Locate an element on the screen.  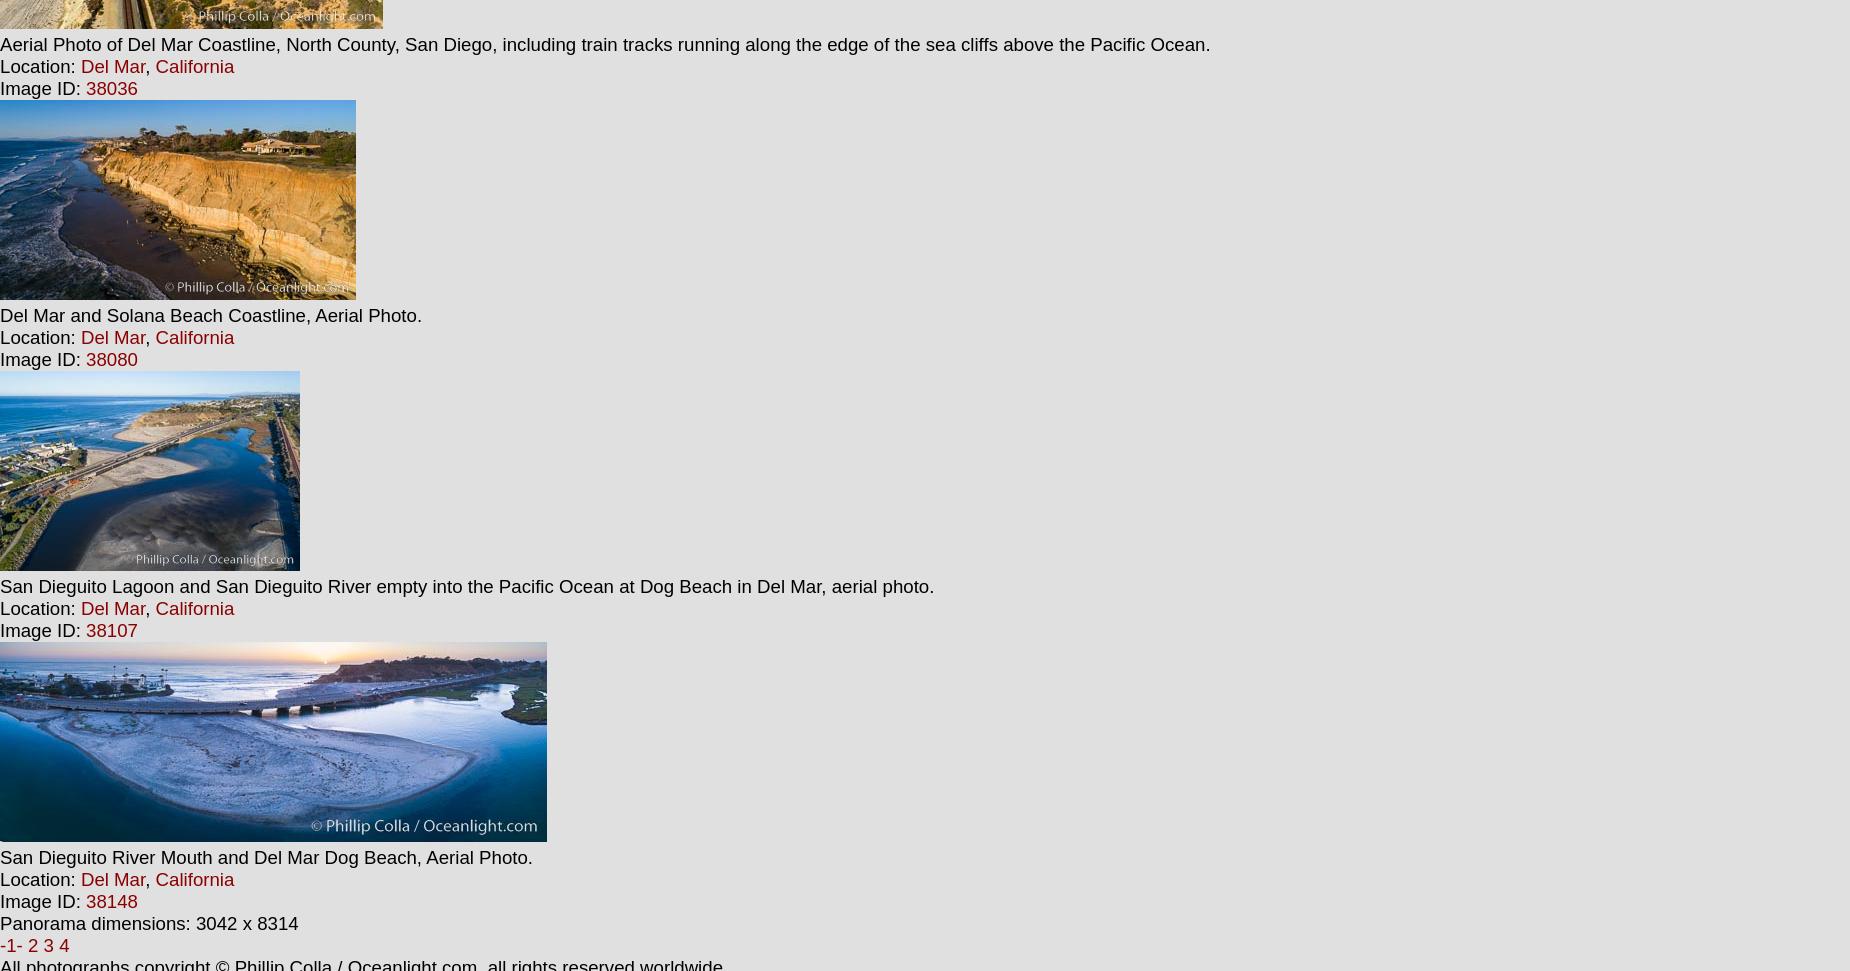
'4' is located at coordinates (63, 944).